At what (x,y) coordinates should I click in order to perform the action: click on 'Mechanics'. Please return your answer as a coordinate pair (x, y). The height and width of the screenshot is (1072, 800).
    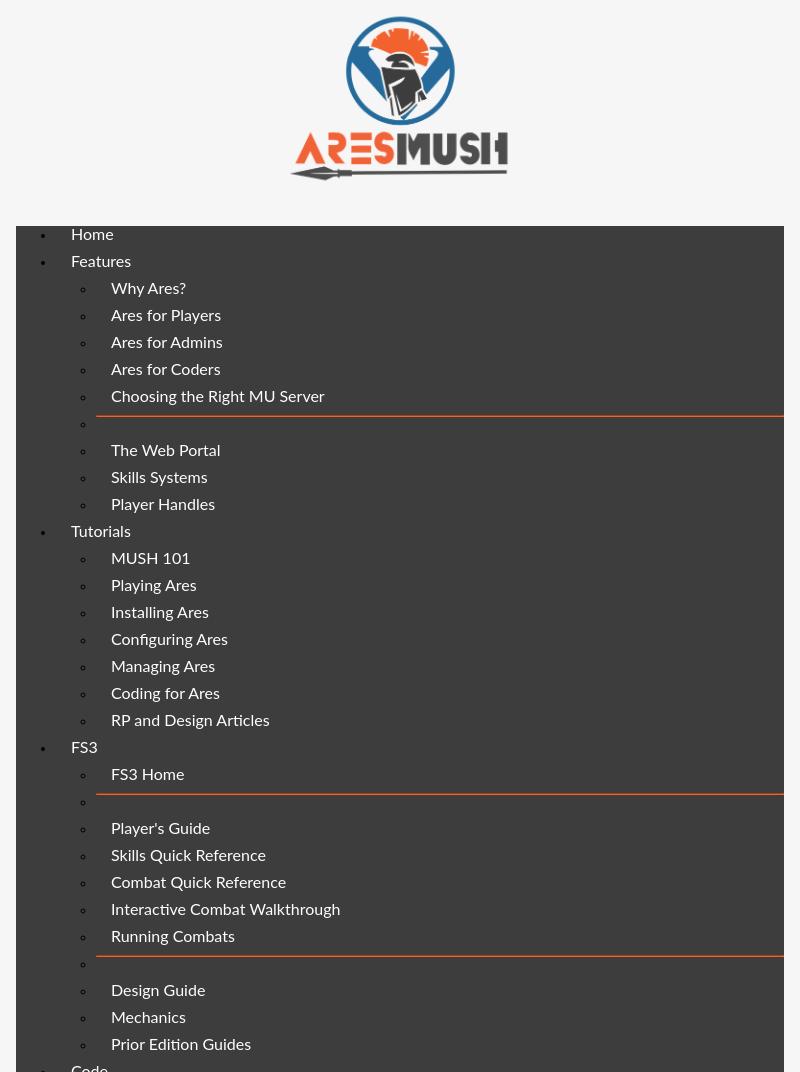
    Looking at the image, I should click on (148, 1017).